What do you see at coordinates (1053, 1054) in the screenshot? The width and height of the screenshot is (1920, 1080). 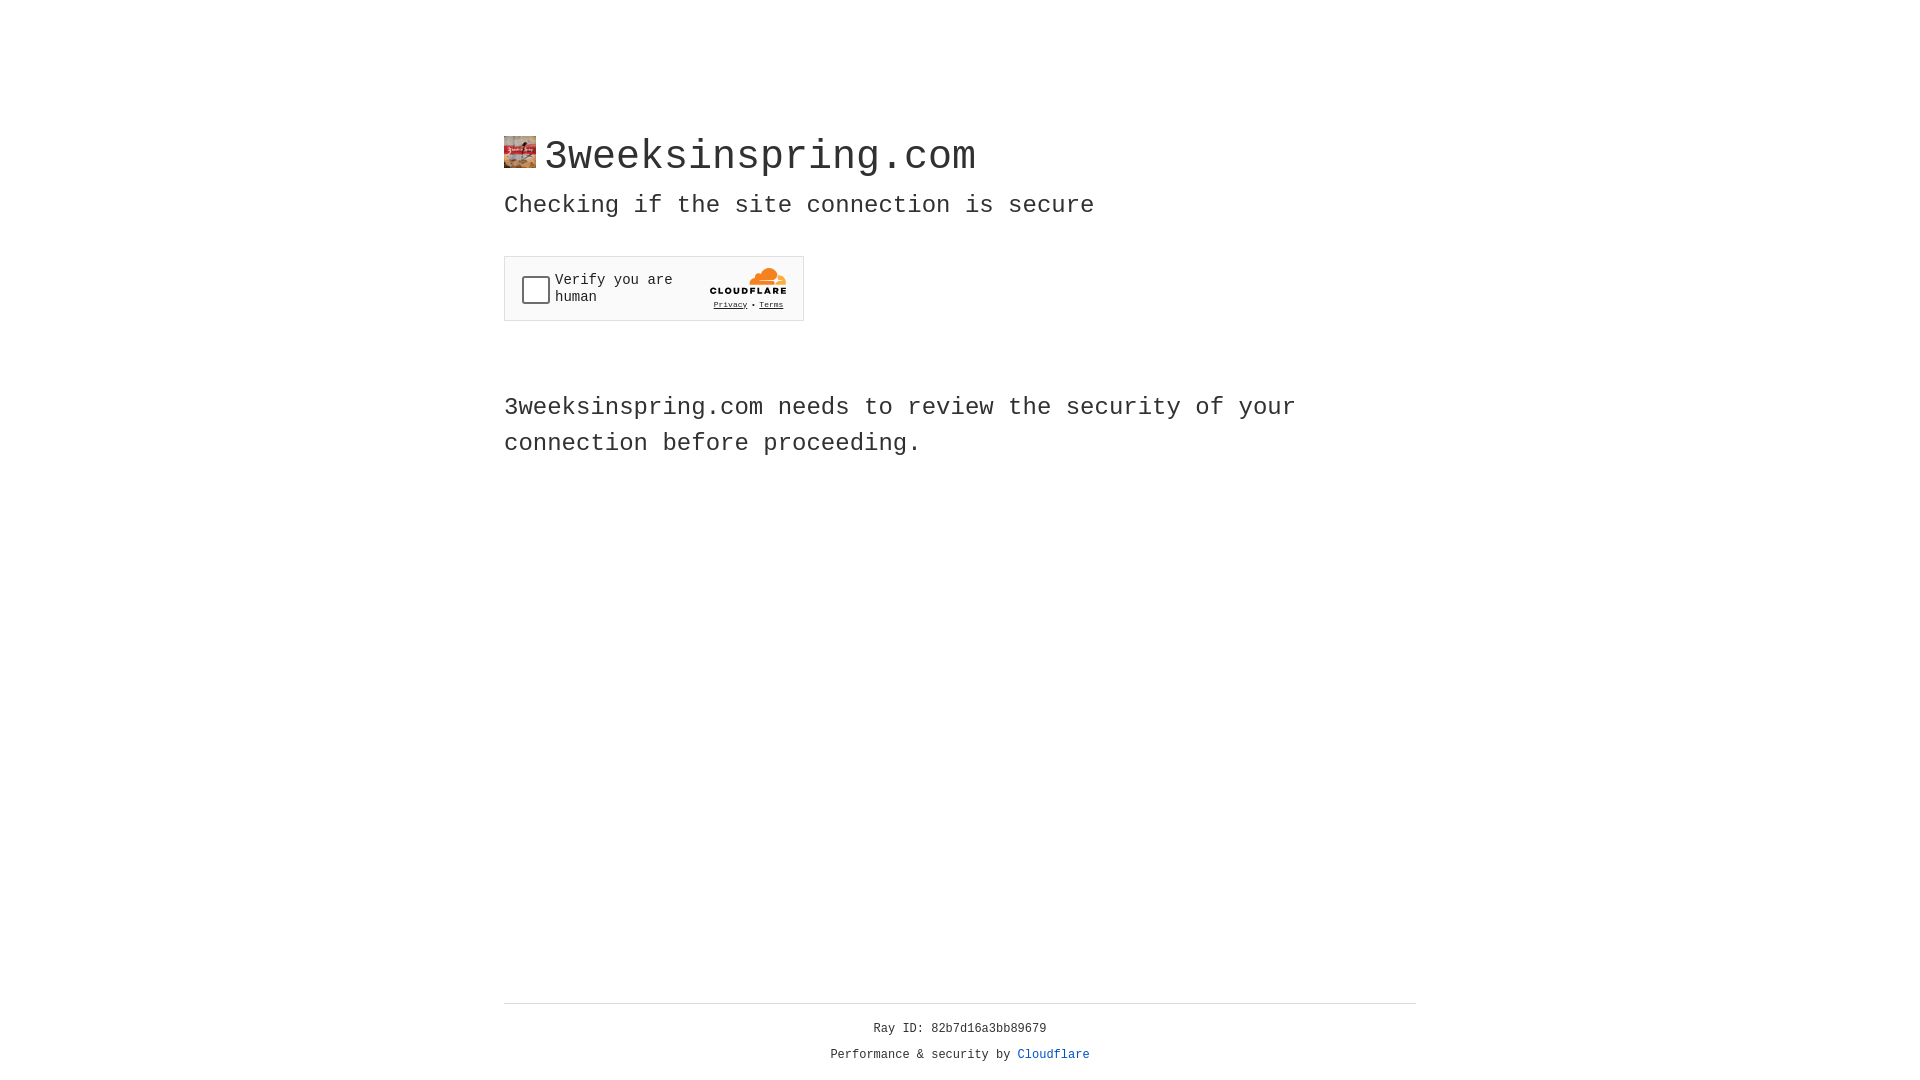 I see `'Cloudflare'` at bounding box center [1053, 1054].